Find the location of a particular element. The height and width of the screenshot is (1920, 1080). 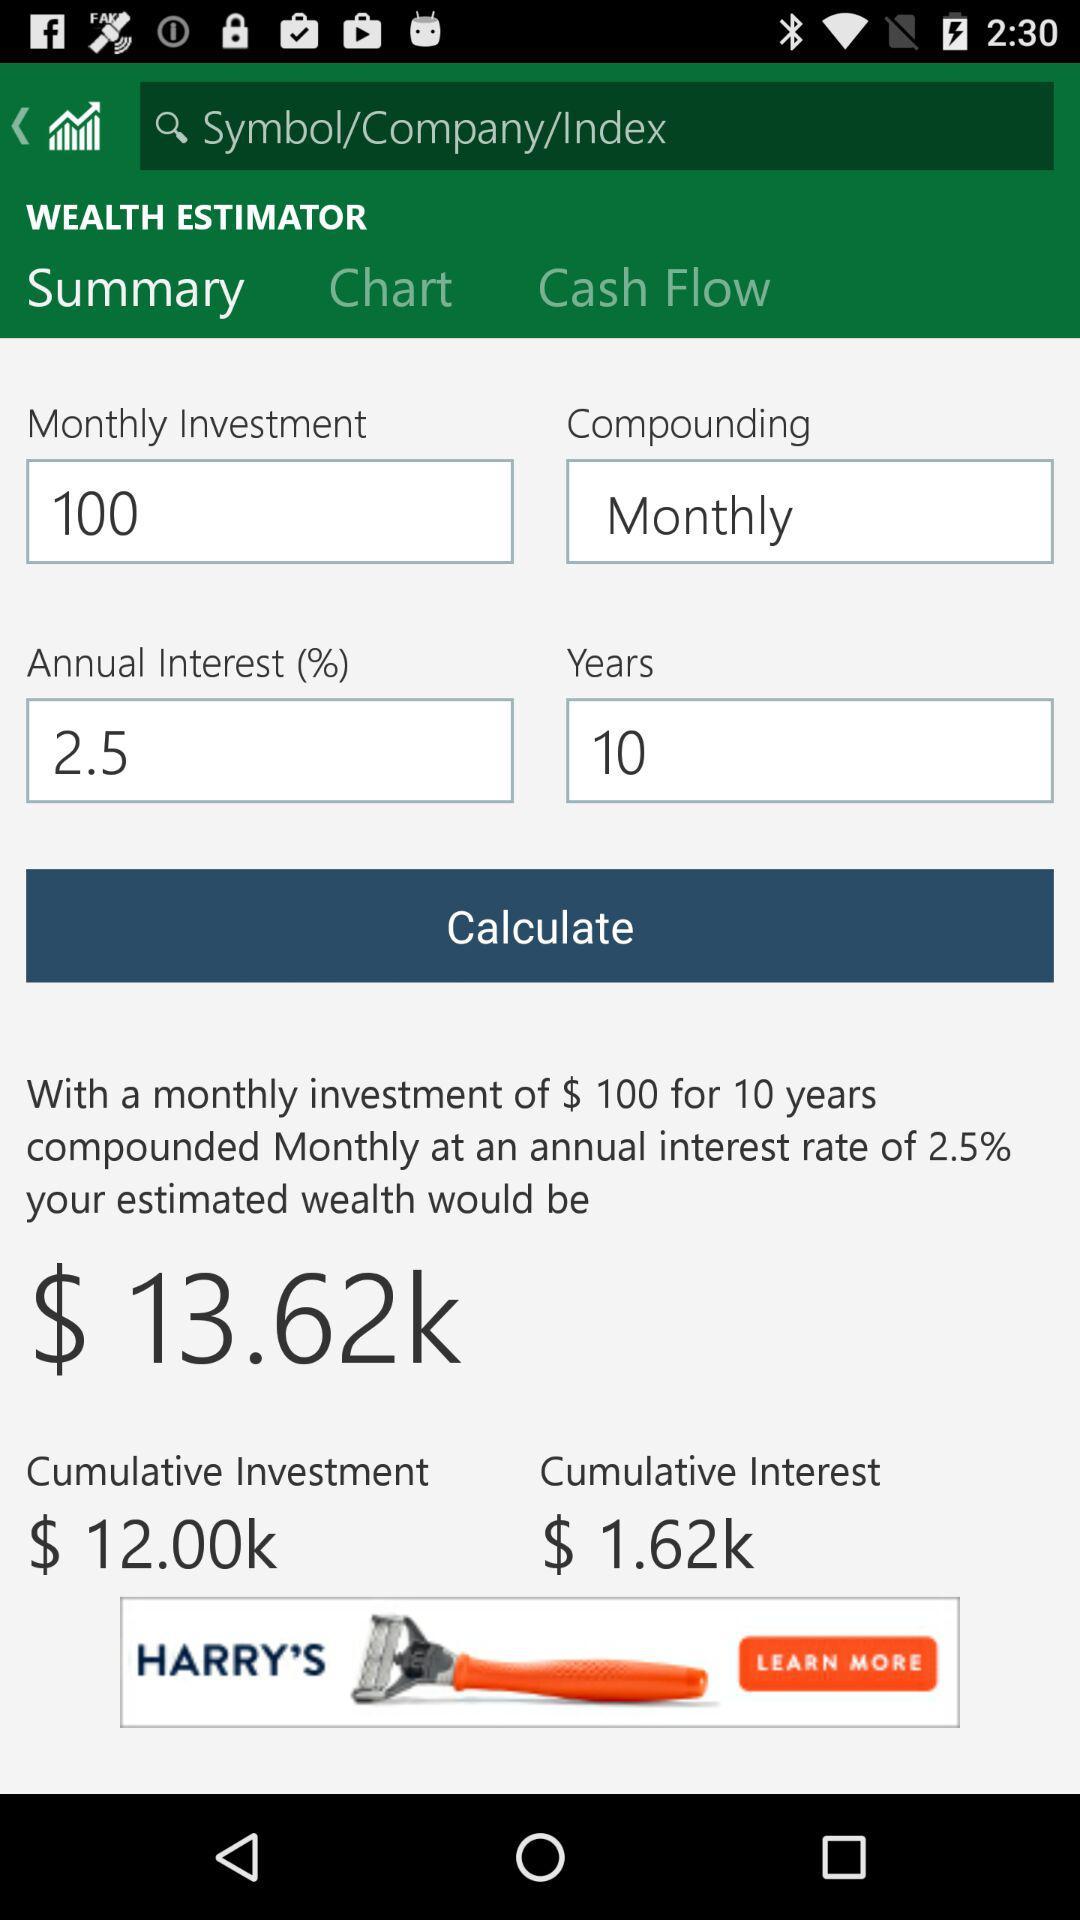

the icon next to the chart icon is located at coordinates (150, 290).